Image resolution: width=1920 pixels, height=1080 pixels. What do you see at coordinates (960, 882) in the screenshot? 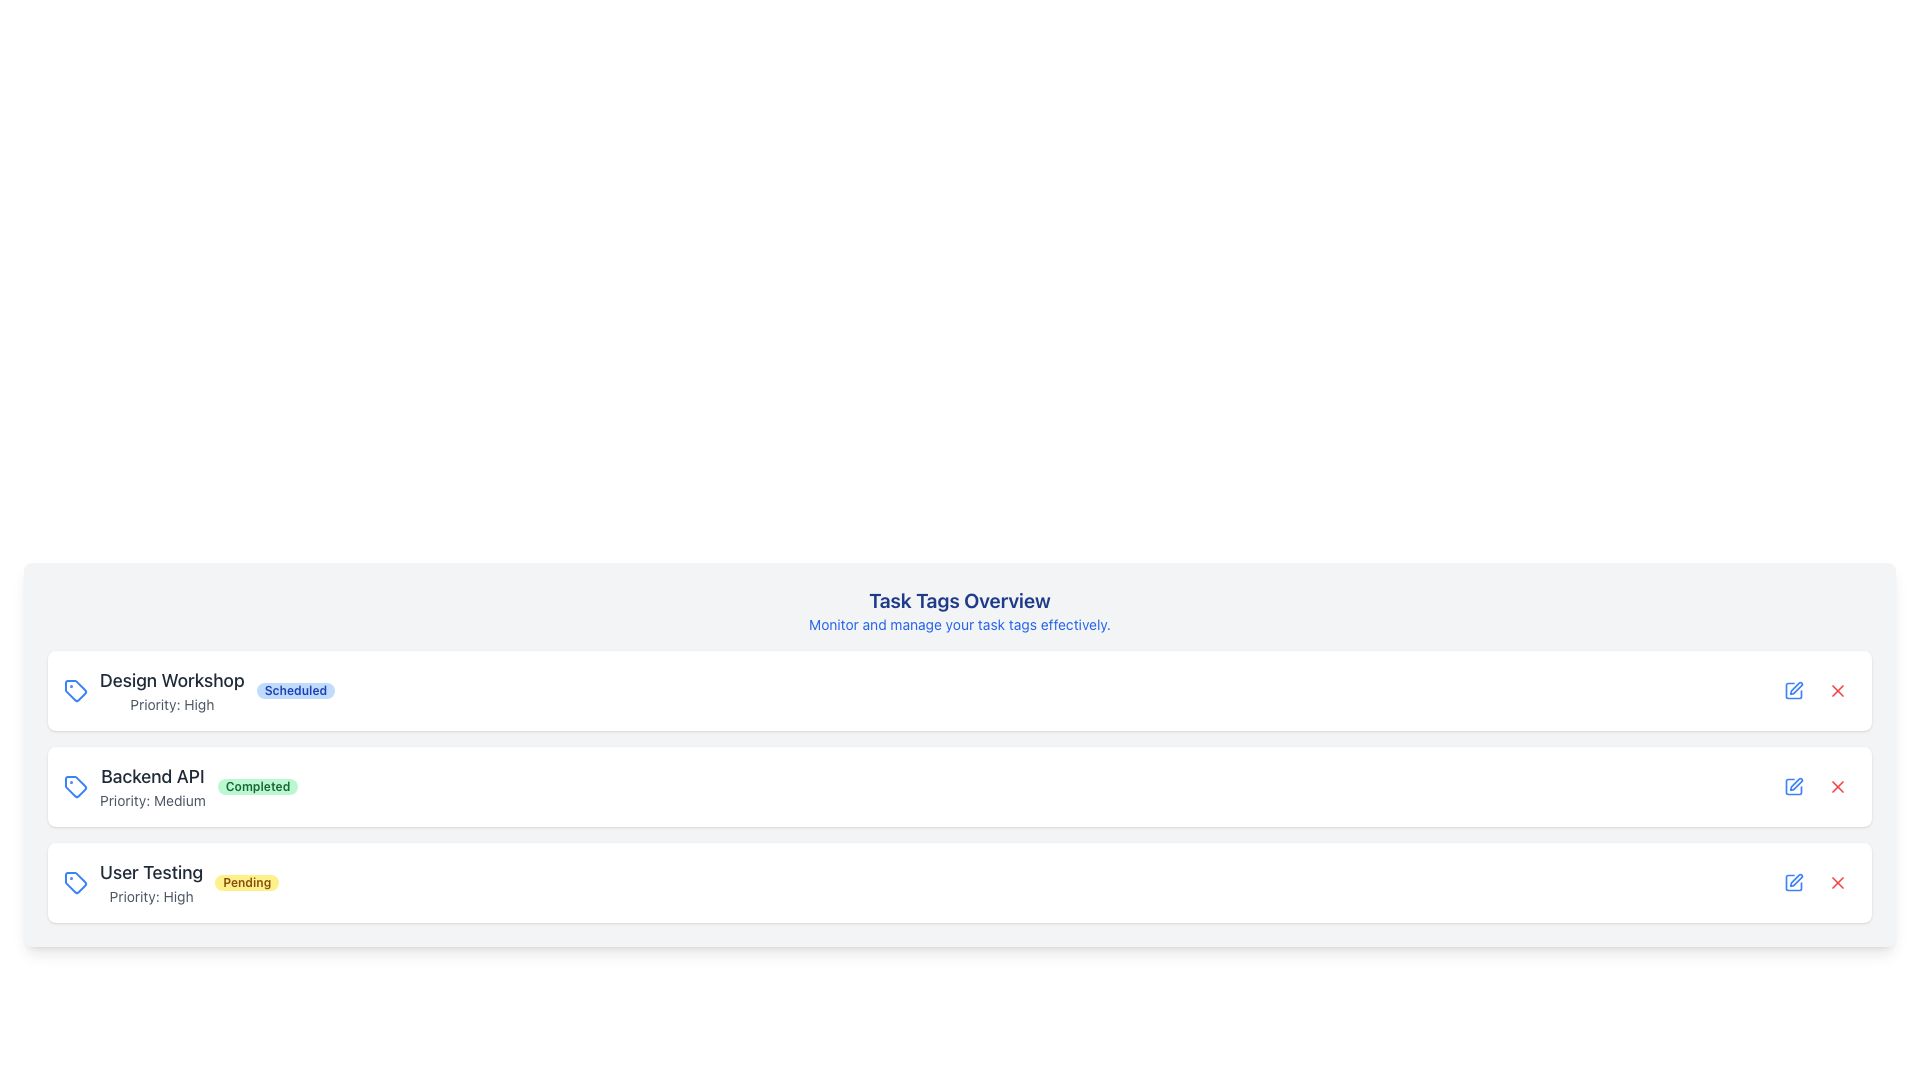
I see `the interactive card labeled 'User Testing' with a 'Pending' badge, which is the third item in a vertical list of similar elements` at bounding box center [960, 882].